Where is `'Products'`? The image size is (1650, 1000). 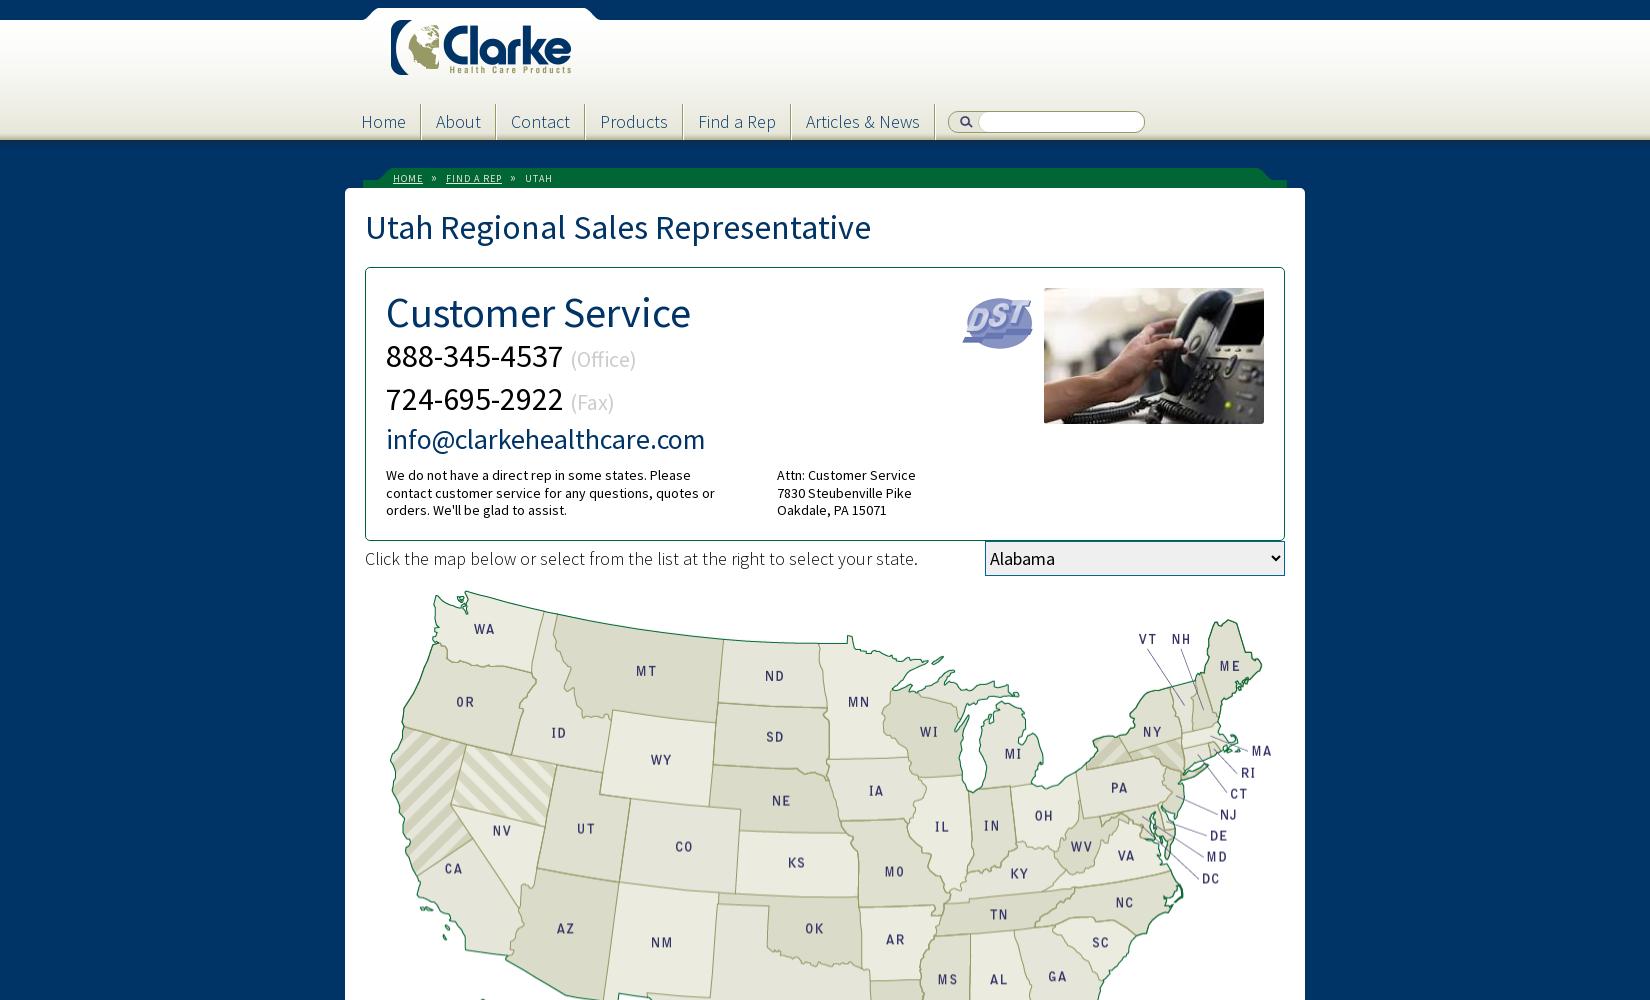 'Products' is located at coordinates (632, 120).